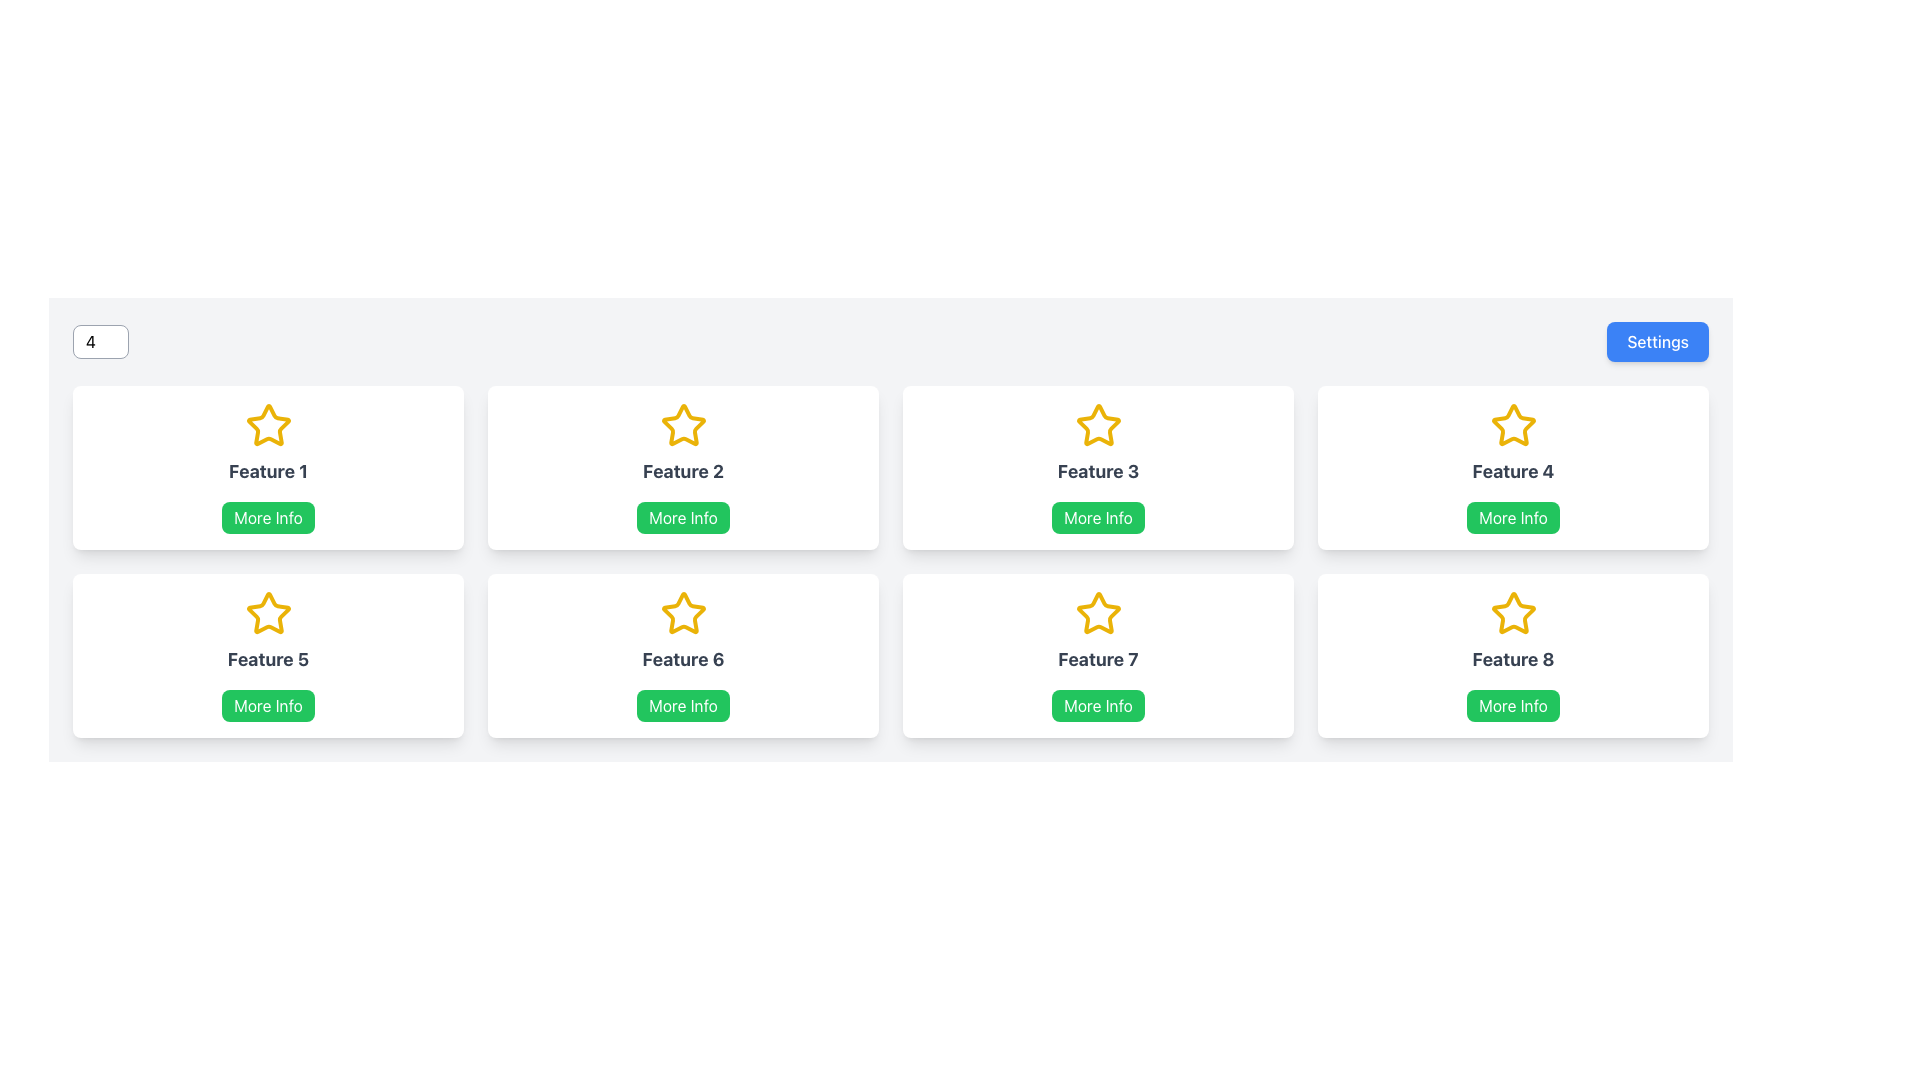 This screenshot has height=1080, width=1920. What do you see at coordinates (1097, 424) in the screenshot?
I see `the third star icon in the grid layout on the top row, positioned above the 'Feature 3' label and 'More Info' button` at bounding box center [1097, 424].